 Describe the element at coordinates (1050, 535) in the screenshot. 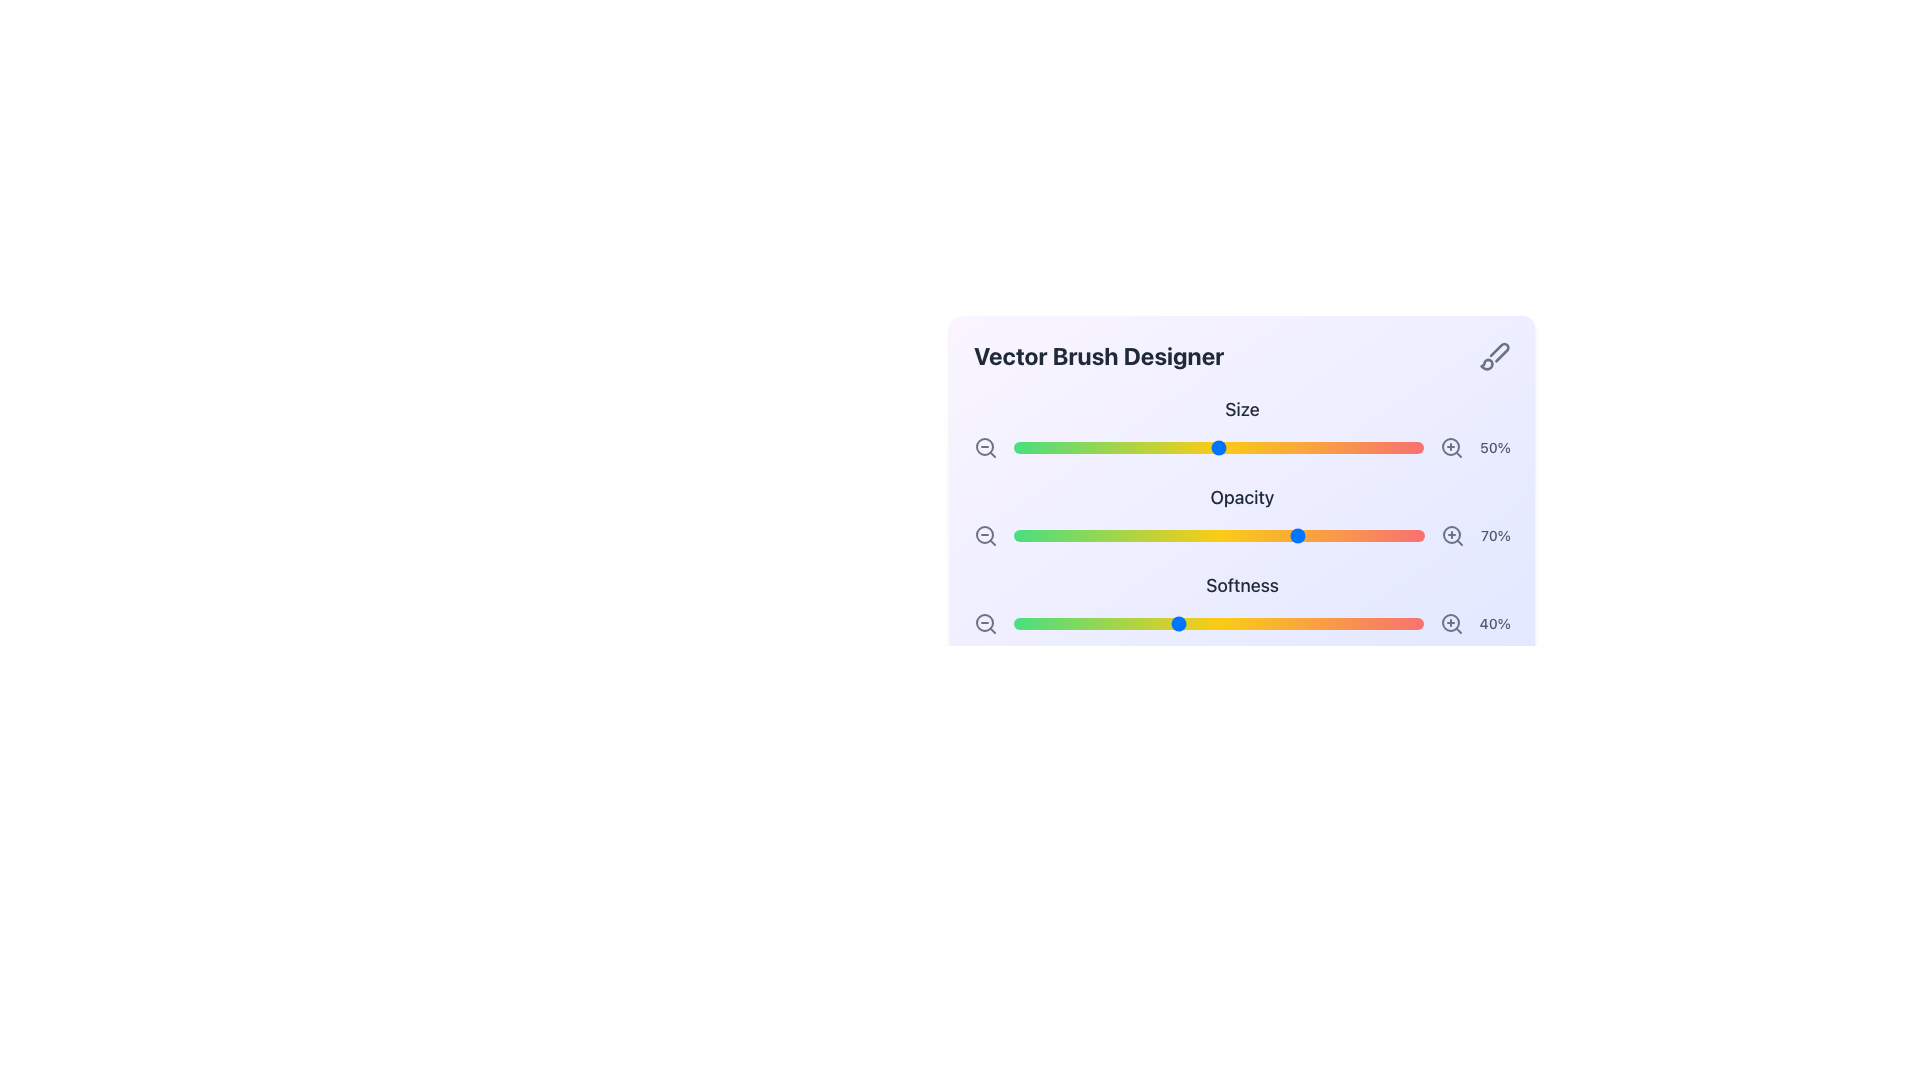

I see `opacity` at that location.